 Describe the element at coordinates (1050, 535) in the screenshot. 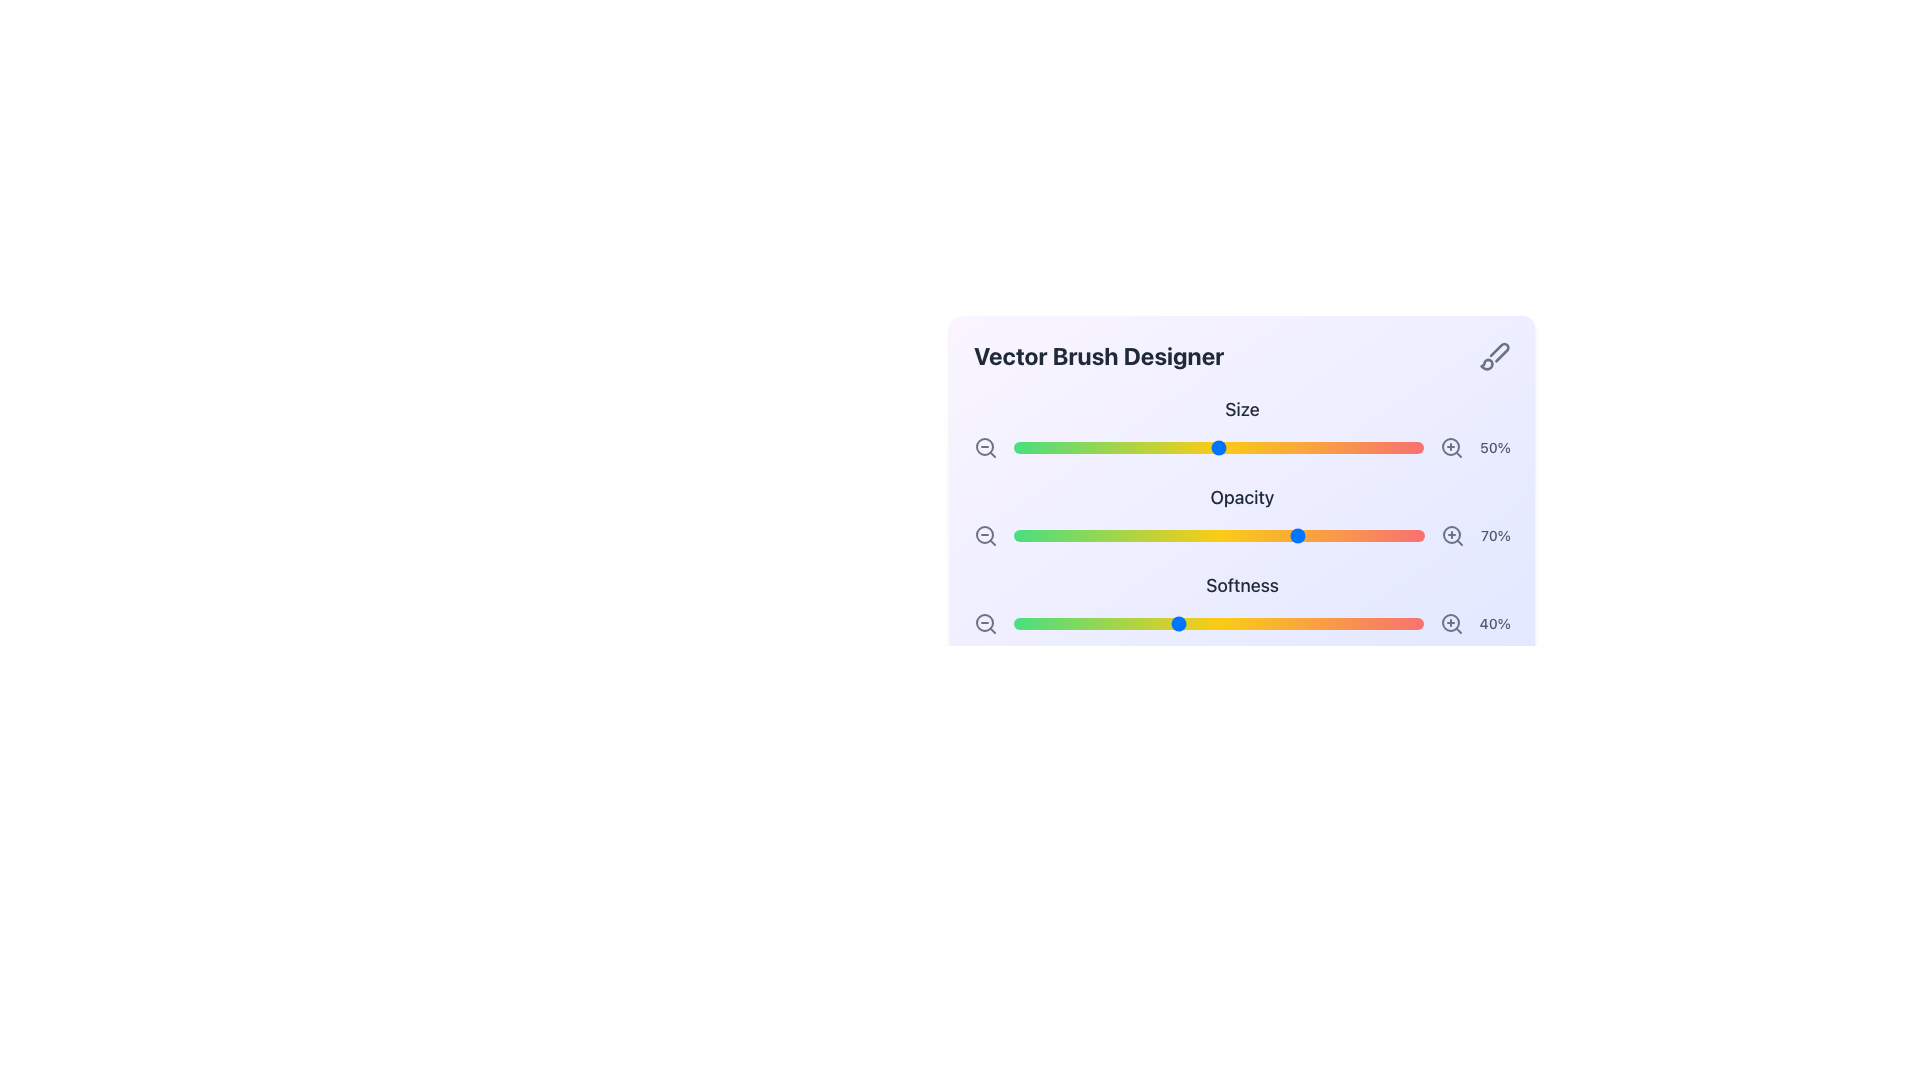

I see `opacity` at that location.